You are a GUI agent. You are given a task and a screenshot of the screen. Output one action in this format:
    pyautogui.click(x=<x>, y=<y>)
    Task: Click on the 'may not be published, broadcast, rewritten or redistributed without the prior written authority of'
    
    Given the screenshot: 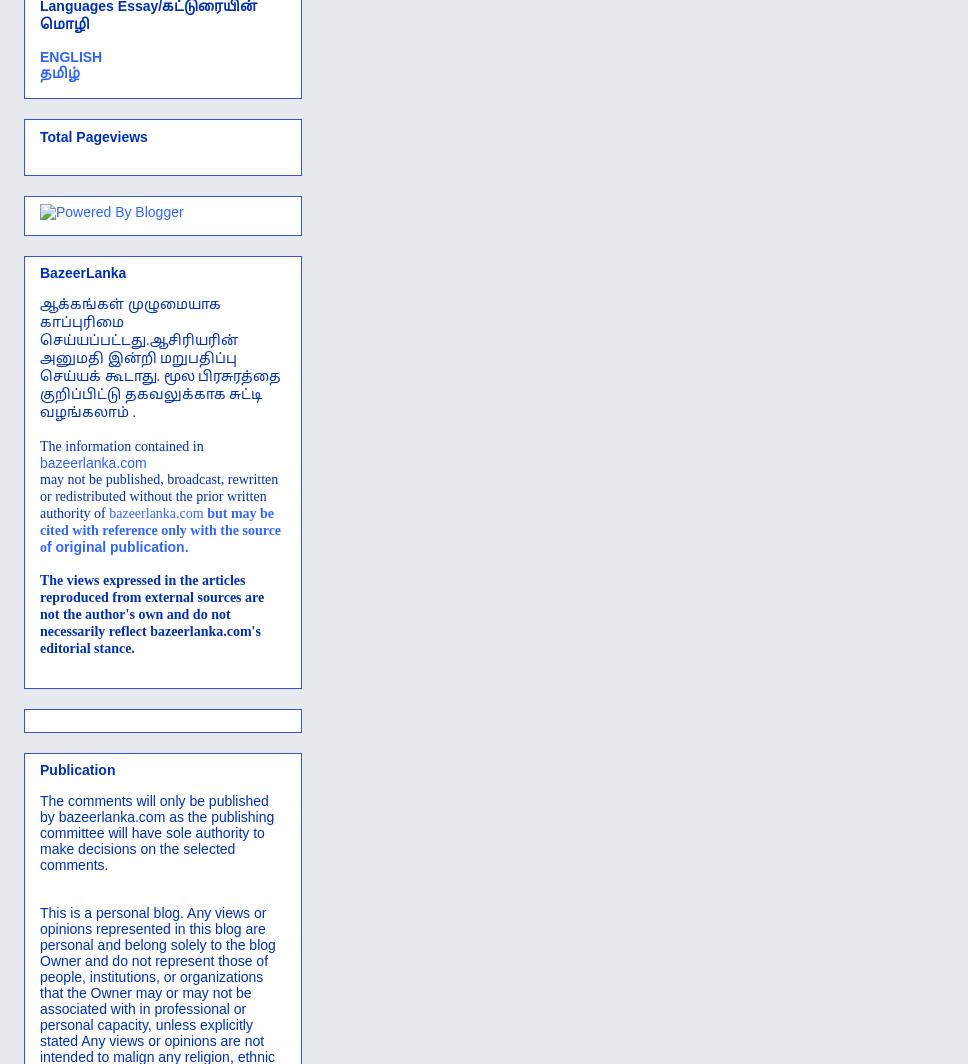 What is the action you would take?
    pyautogui.click(x=158, y=495)
    